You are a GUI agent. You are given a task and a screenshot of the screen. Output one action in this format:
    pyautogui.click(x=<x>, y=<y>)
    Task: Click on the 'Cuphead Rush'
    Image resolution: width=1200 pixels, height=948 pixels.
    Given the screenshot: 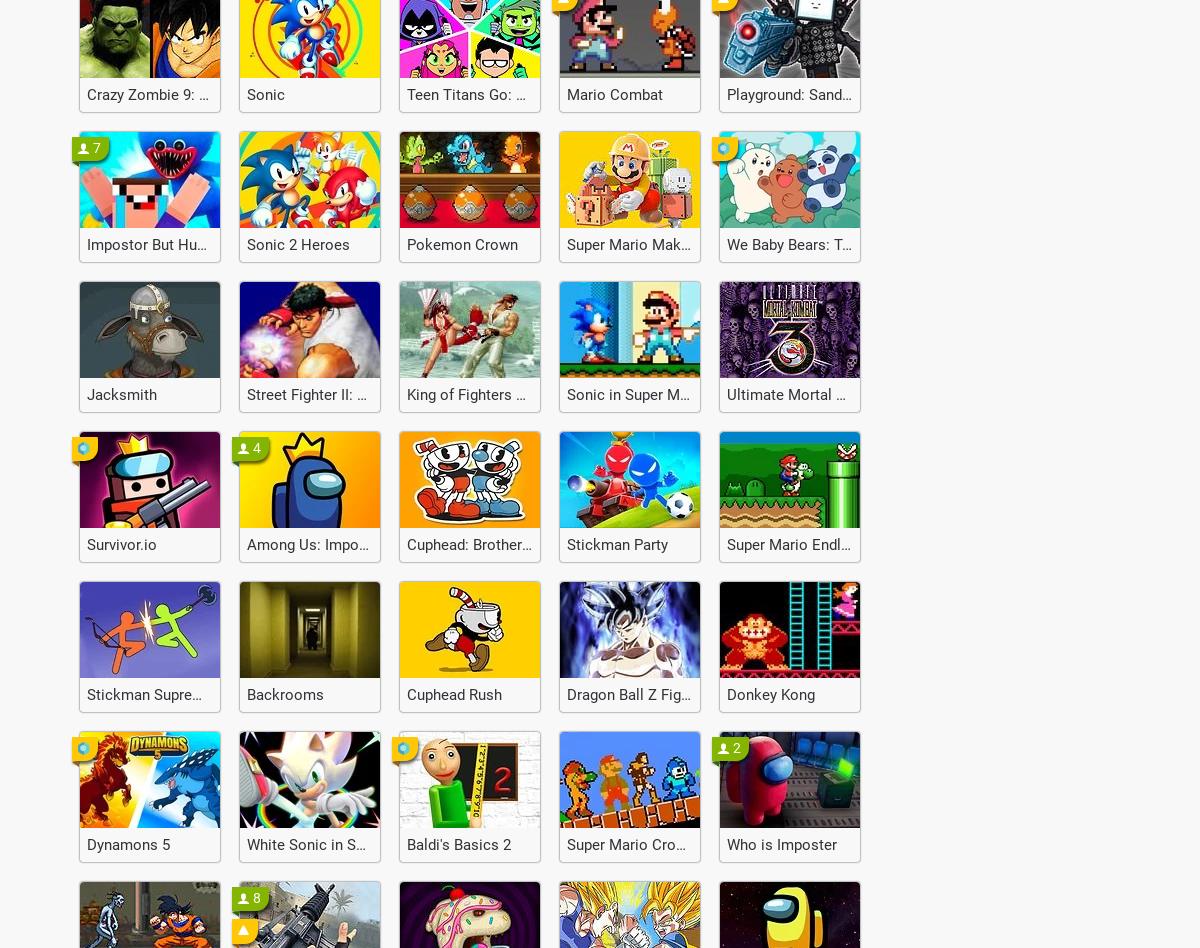 What is the action you would take?
    pyautogui.click(x=453, y=693)
    